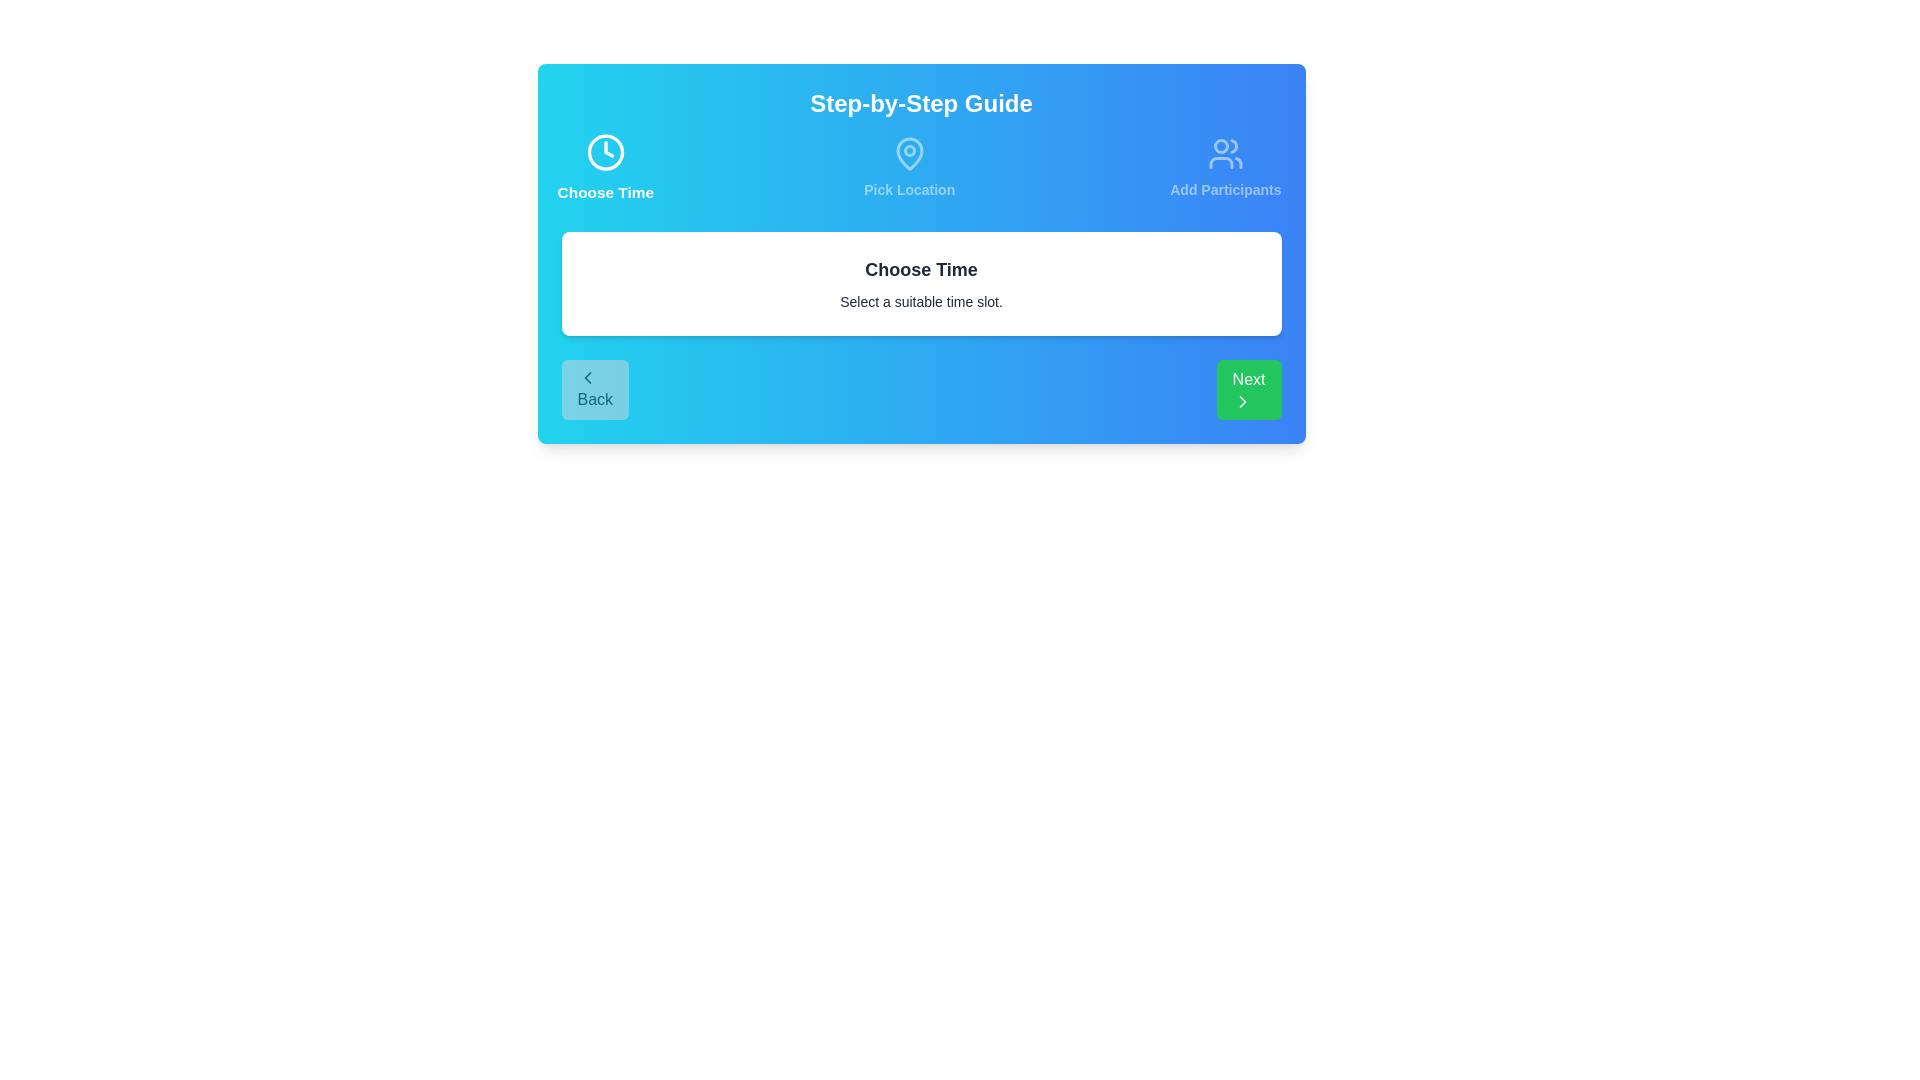  What do you see at coordinates (1224, 167) in the screenshot?
I see `the step title Add Participants to view its details` at bounding box center [1224, 167].